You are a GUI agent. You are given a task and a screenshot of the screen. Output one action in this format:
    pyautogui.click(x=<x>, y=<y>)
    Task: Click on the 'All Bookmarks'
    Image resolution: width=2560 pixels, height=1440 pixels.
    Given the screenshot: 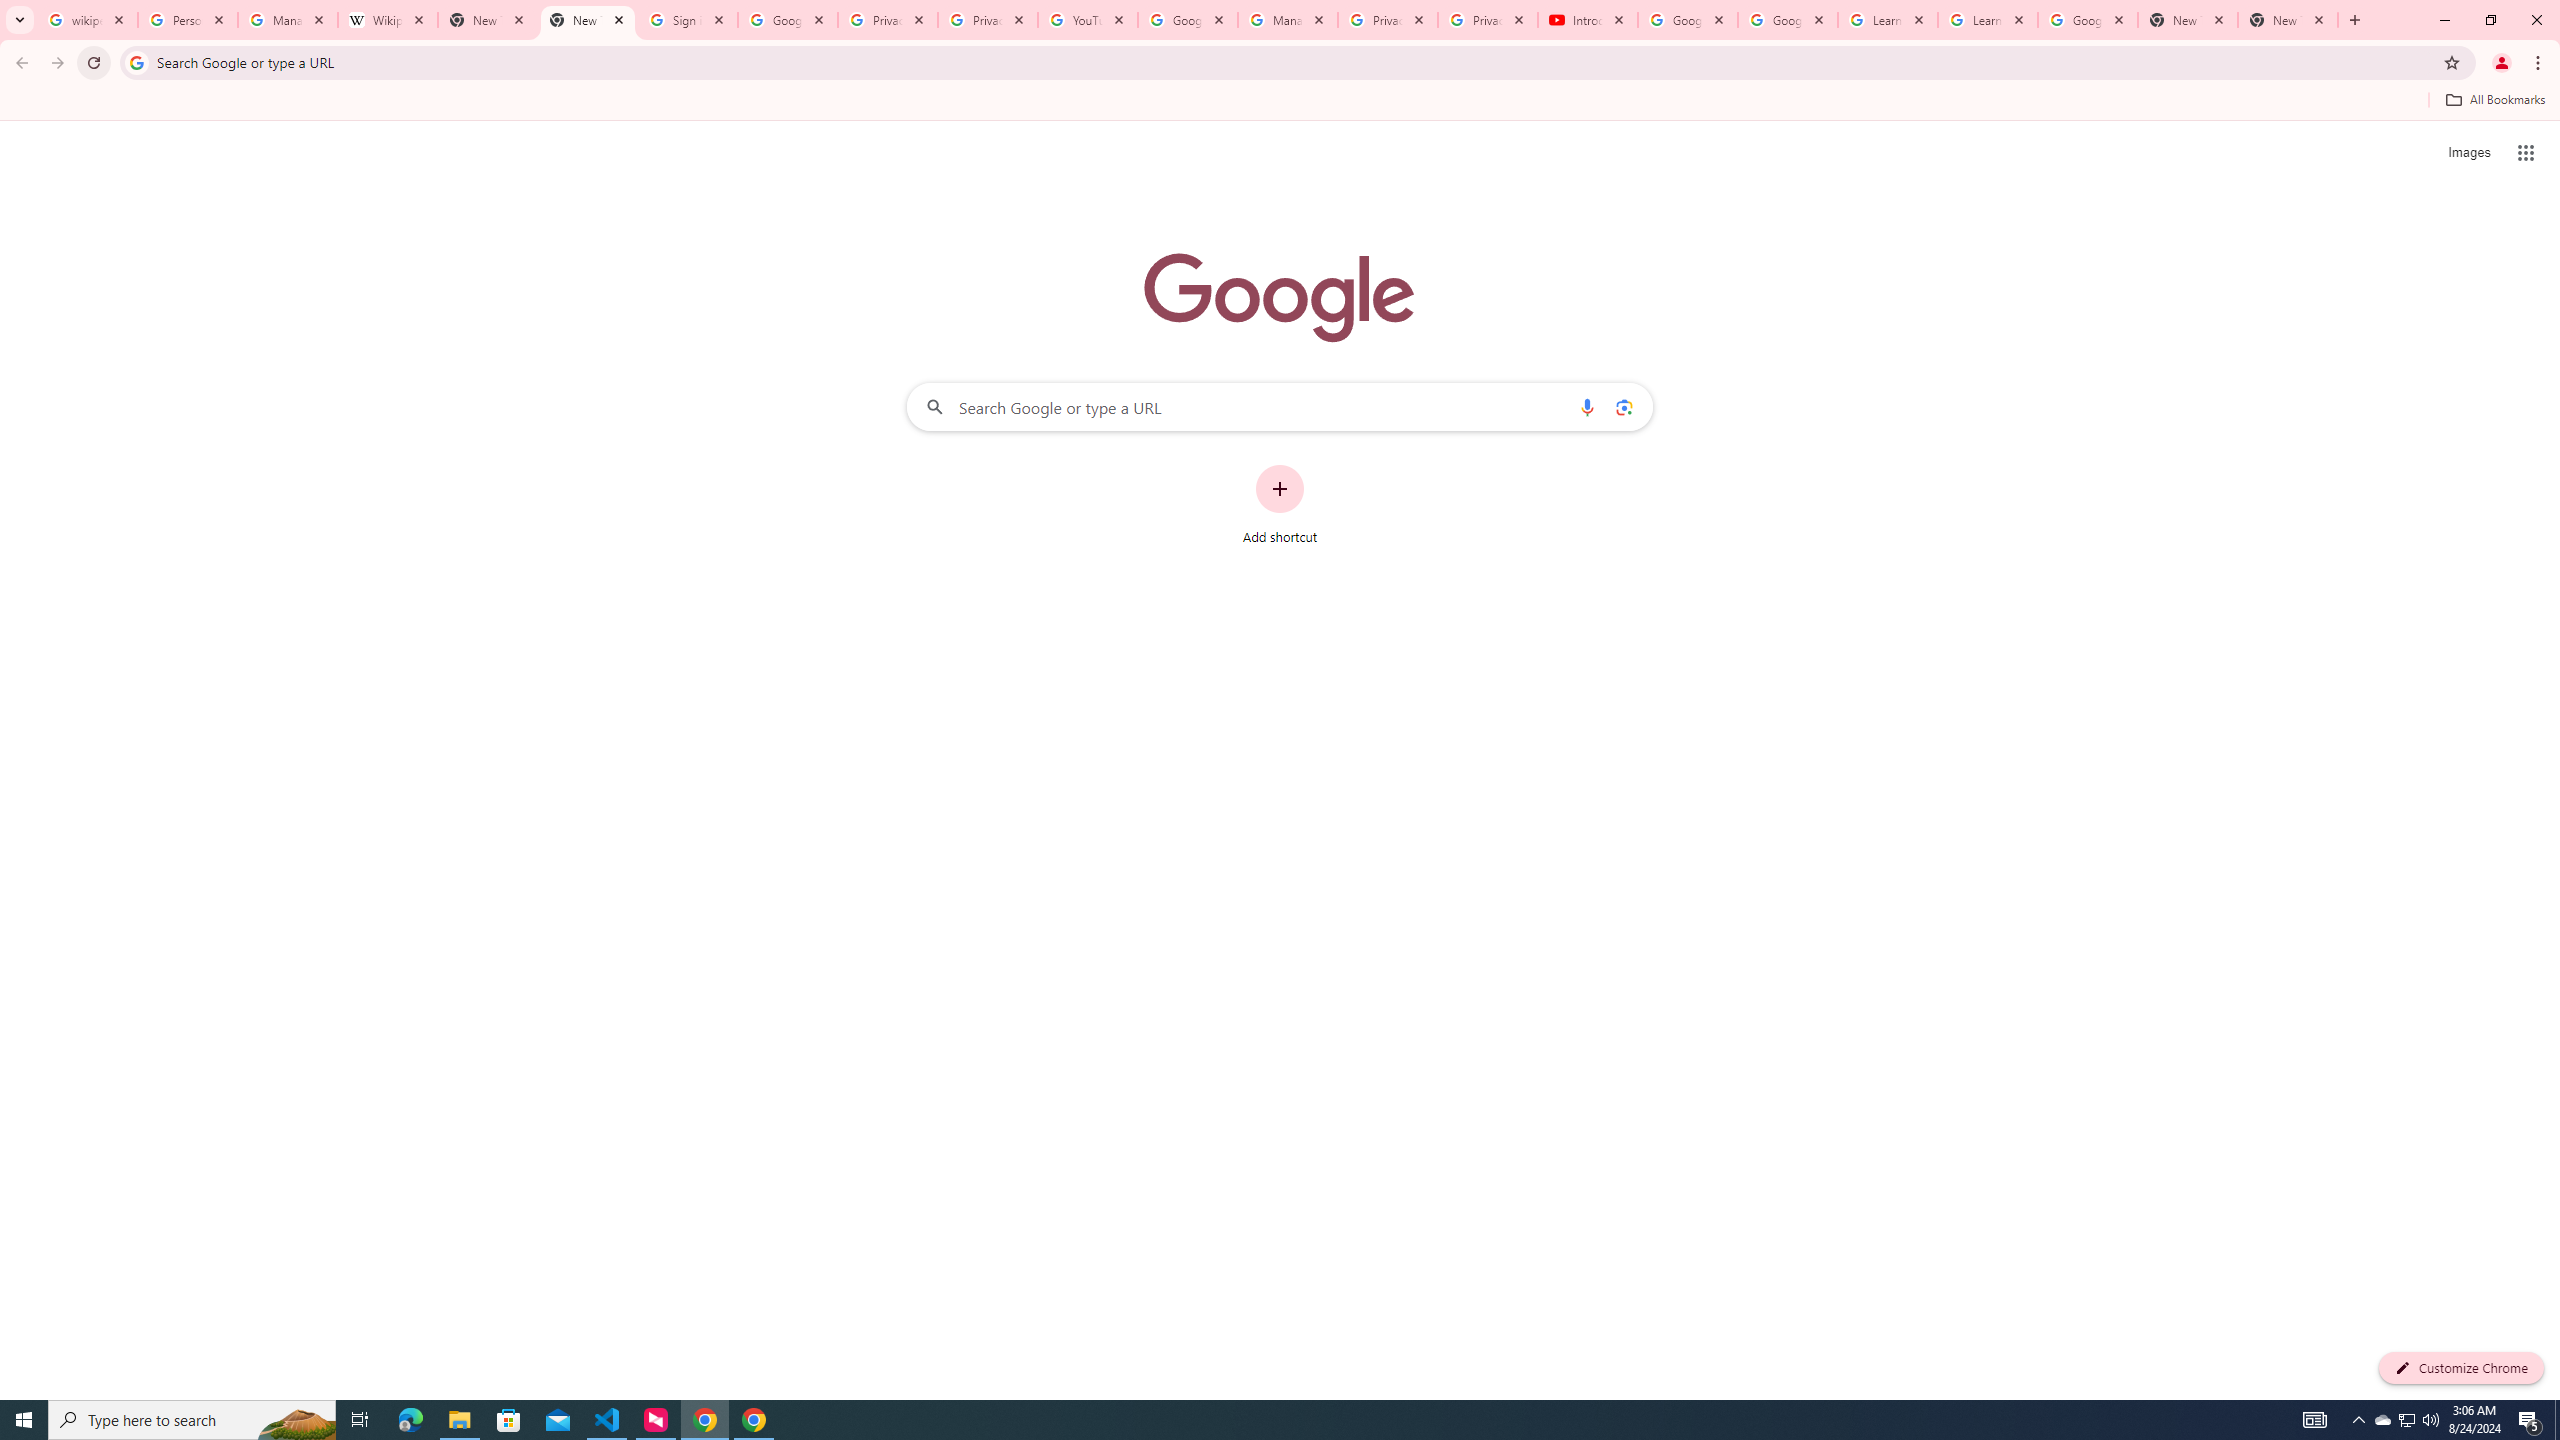 What is the action you would take?
    pyautogui.click(x=2494, y=99)
    